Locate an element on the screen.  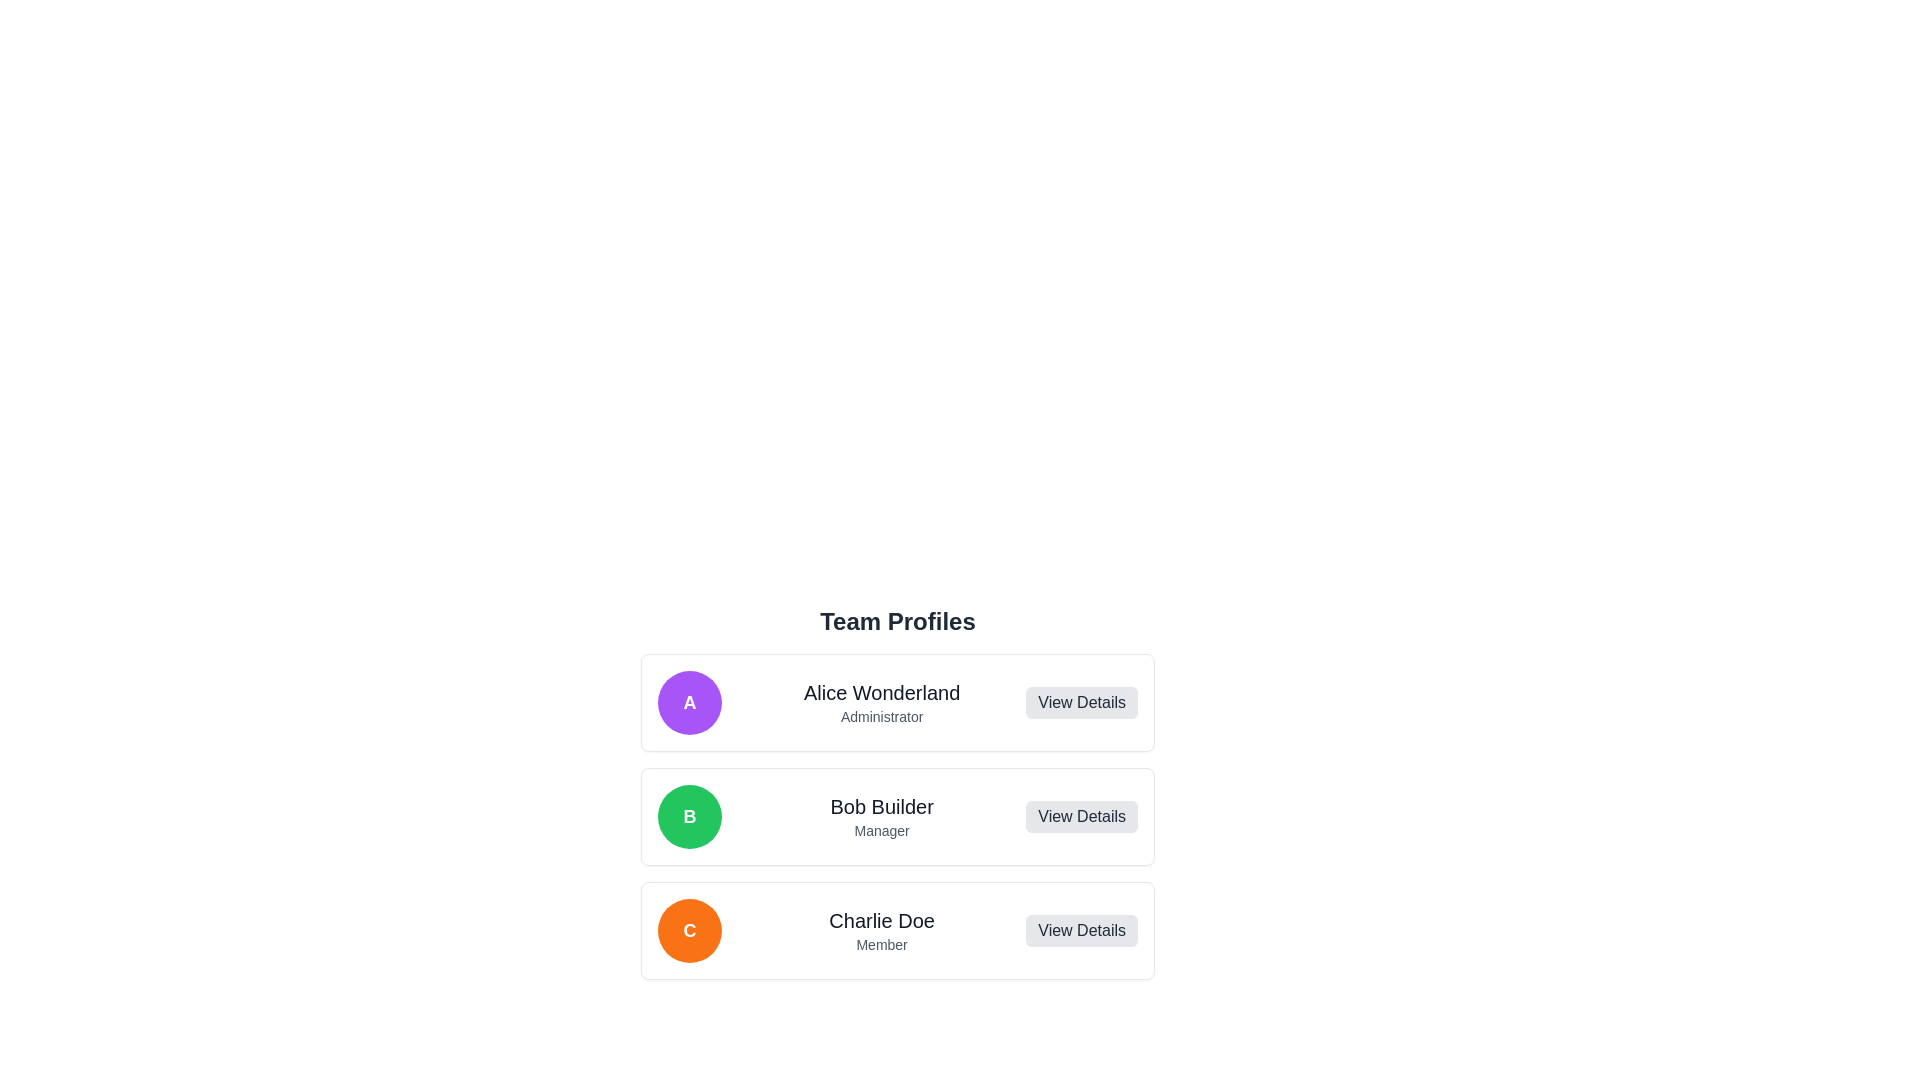
the text display element that shows 'Charlie Doe' and 'Member' in the Team Profiles section, located to the right of the circular orange avatar and to the left of the 'View Details' button is located at coordinates (881, 930).